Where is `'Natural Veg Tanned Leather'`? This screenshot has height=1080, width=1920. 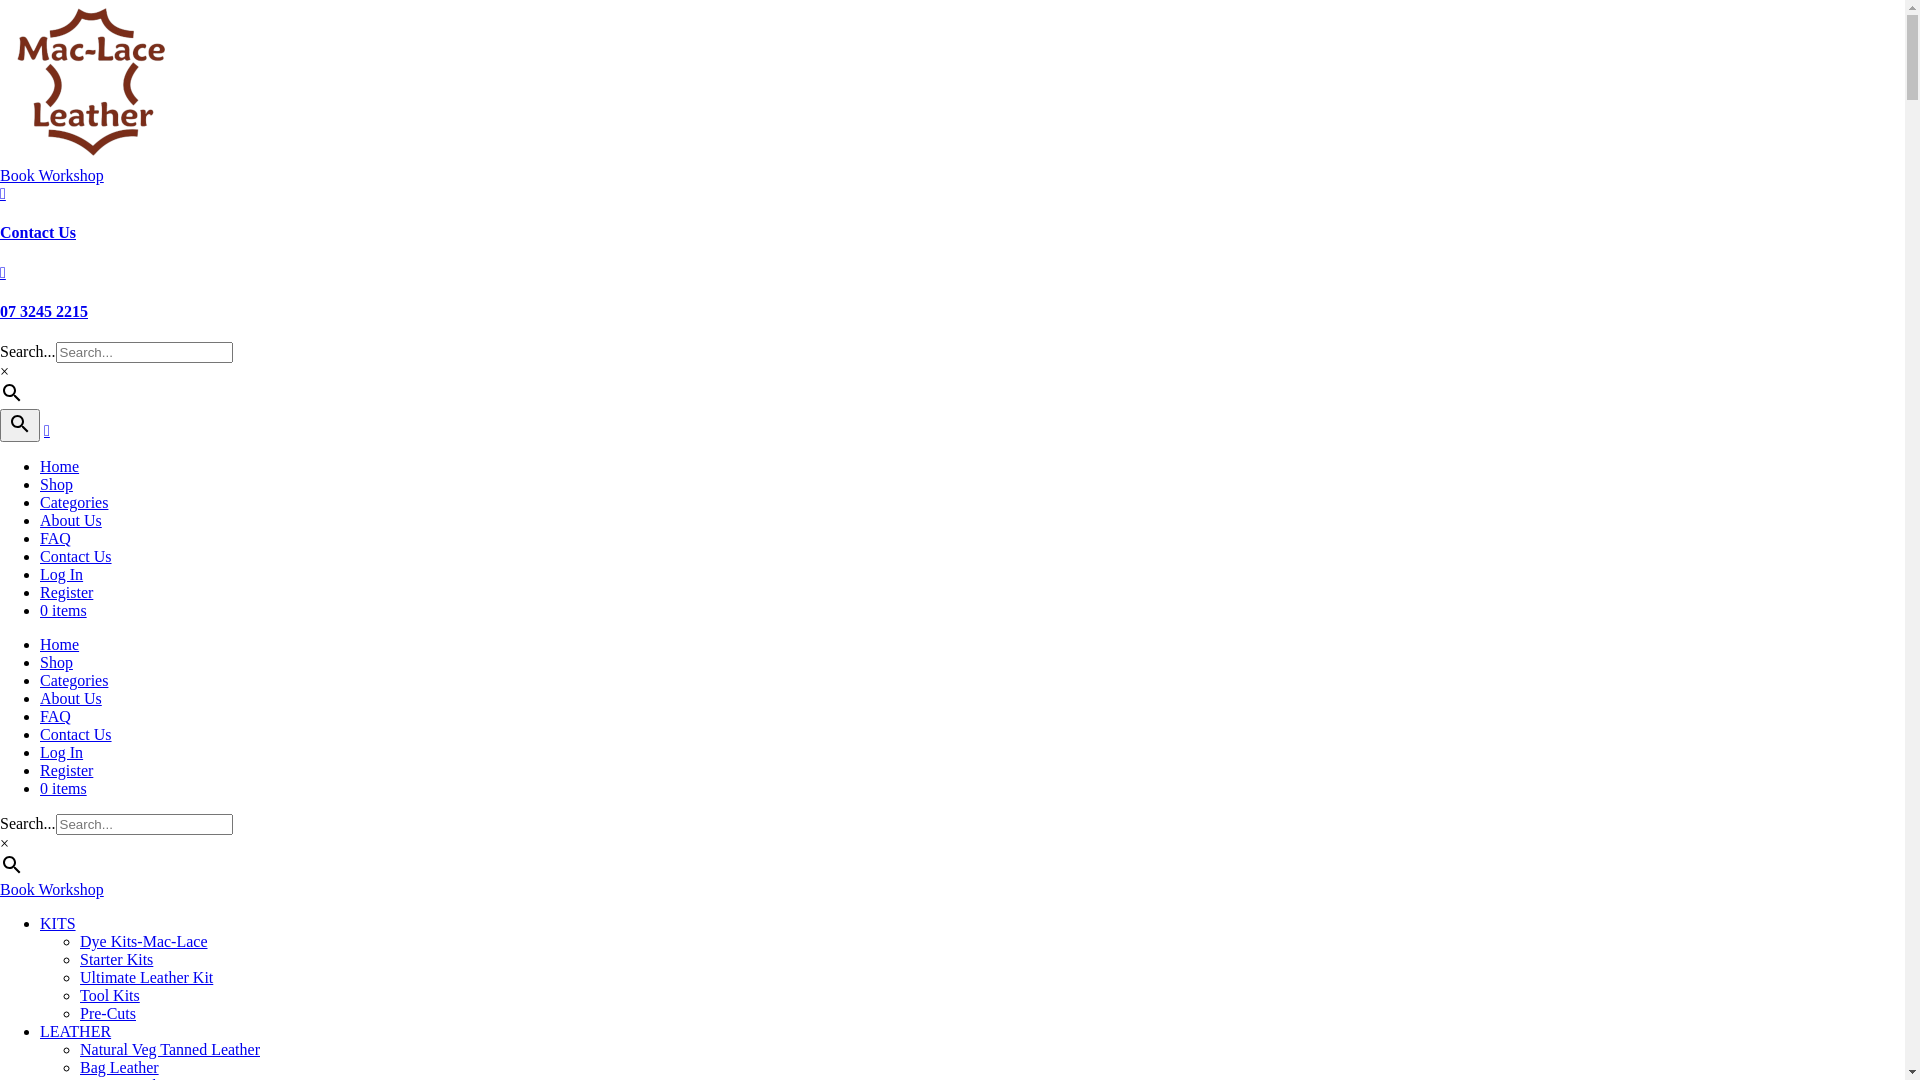
'Natural Veg Tanned Leather' is located at coordinates (169, 1048).